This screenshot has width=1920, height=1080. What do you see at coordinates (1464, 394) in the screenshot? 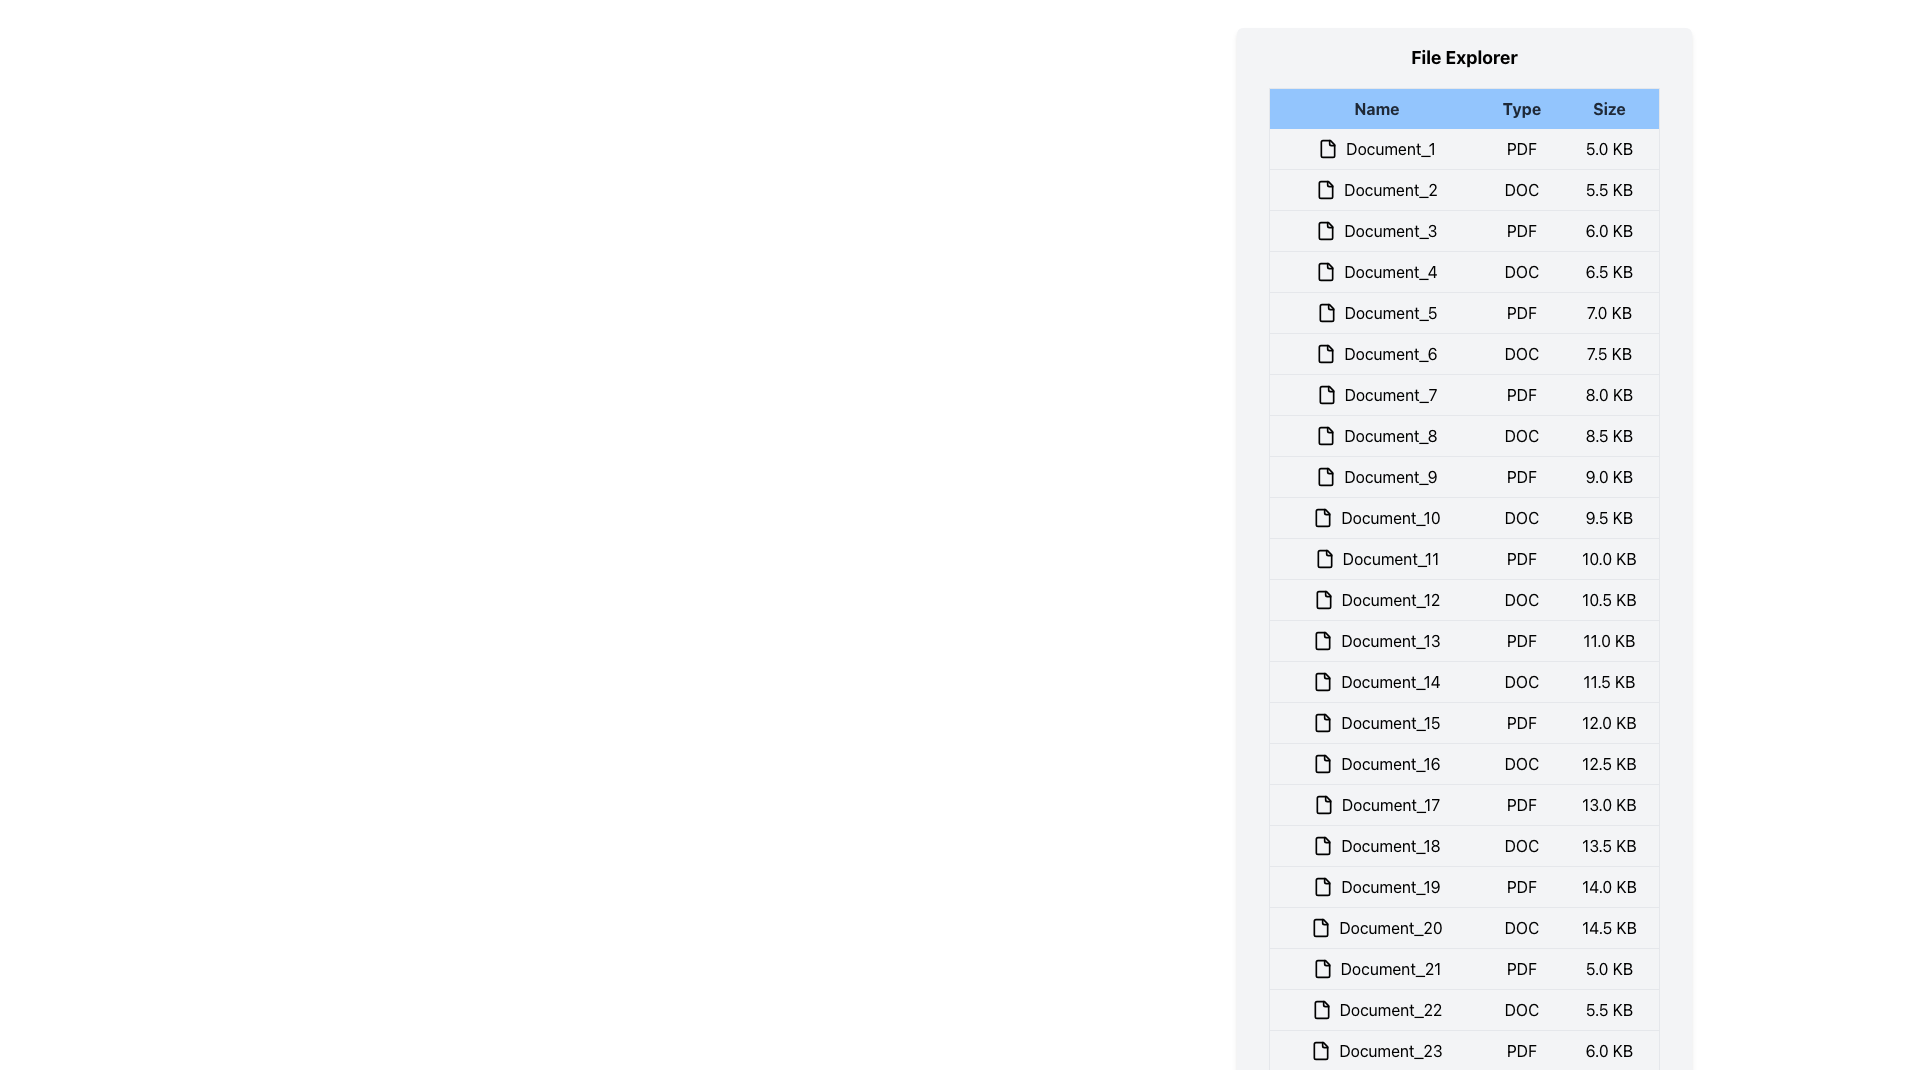
I see `the seventh row in the file explorer table, which displays 'Document_7' with a file icon, to highlight it` at bounding box center [1464, 394].